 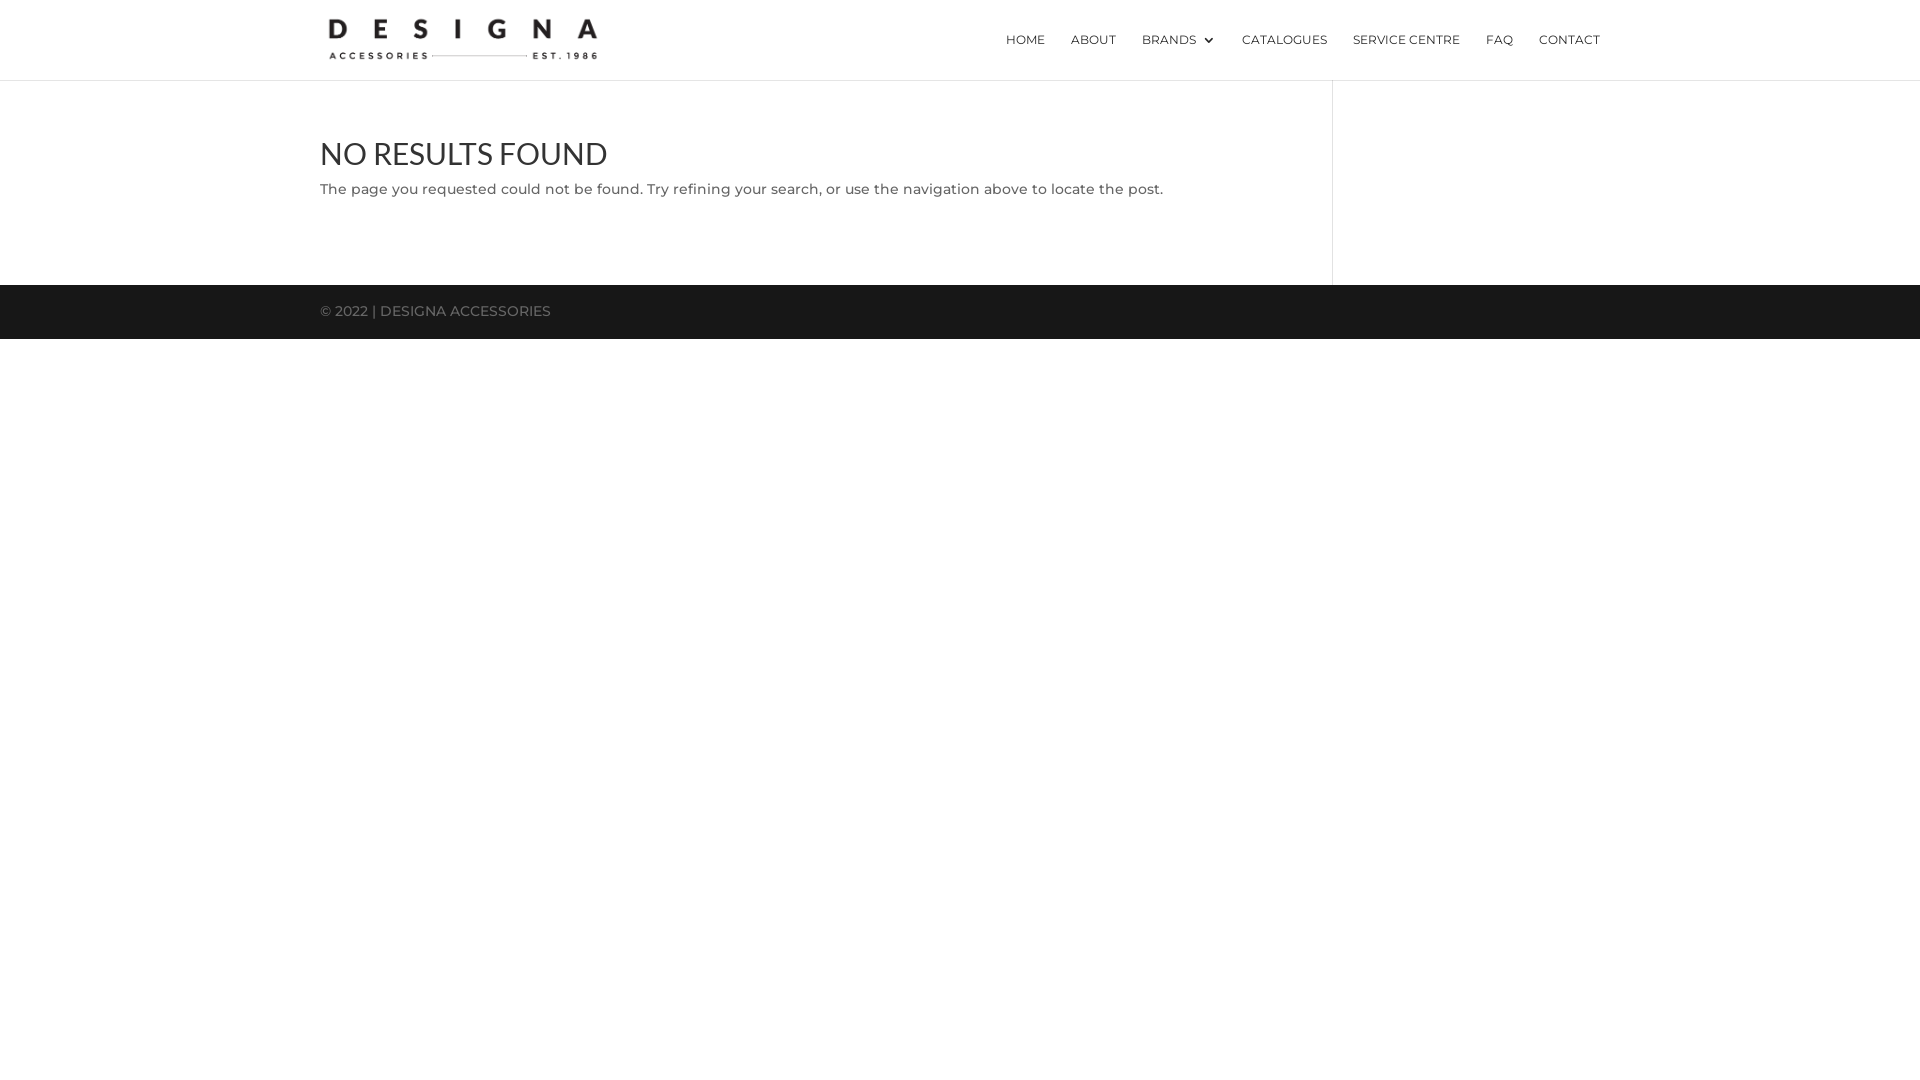 I want to click on 'HOME', so click(x=1006, y=55).